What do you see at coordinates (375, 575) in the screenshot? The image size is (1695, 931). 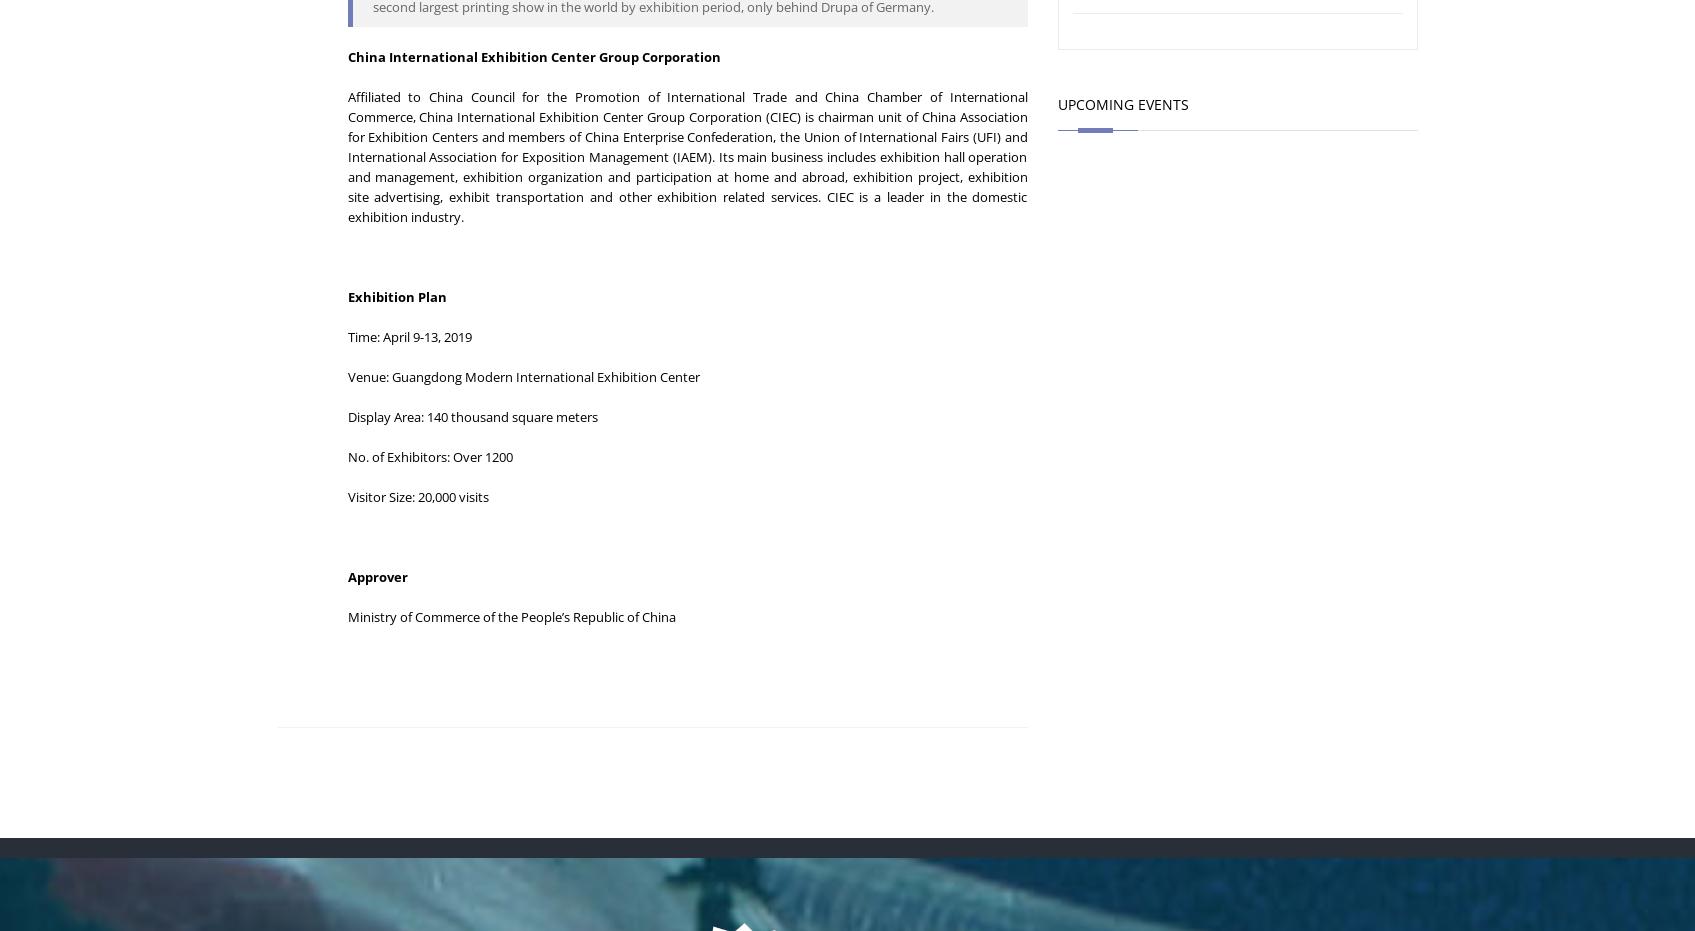 I see `'Approver'` at bounding box center [375, 575].